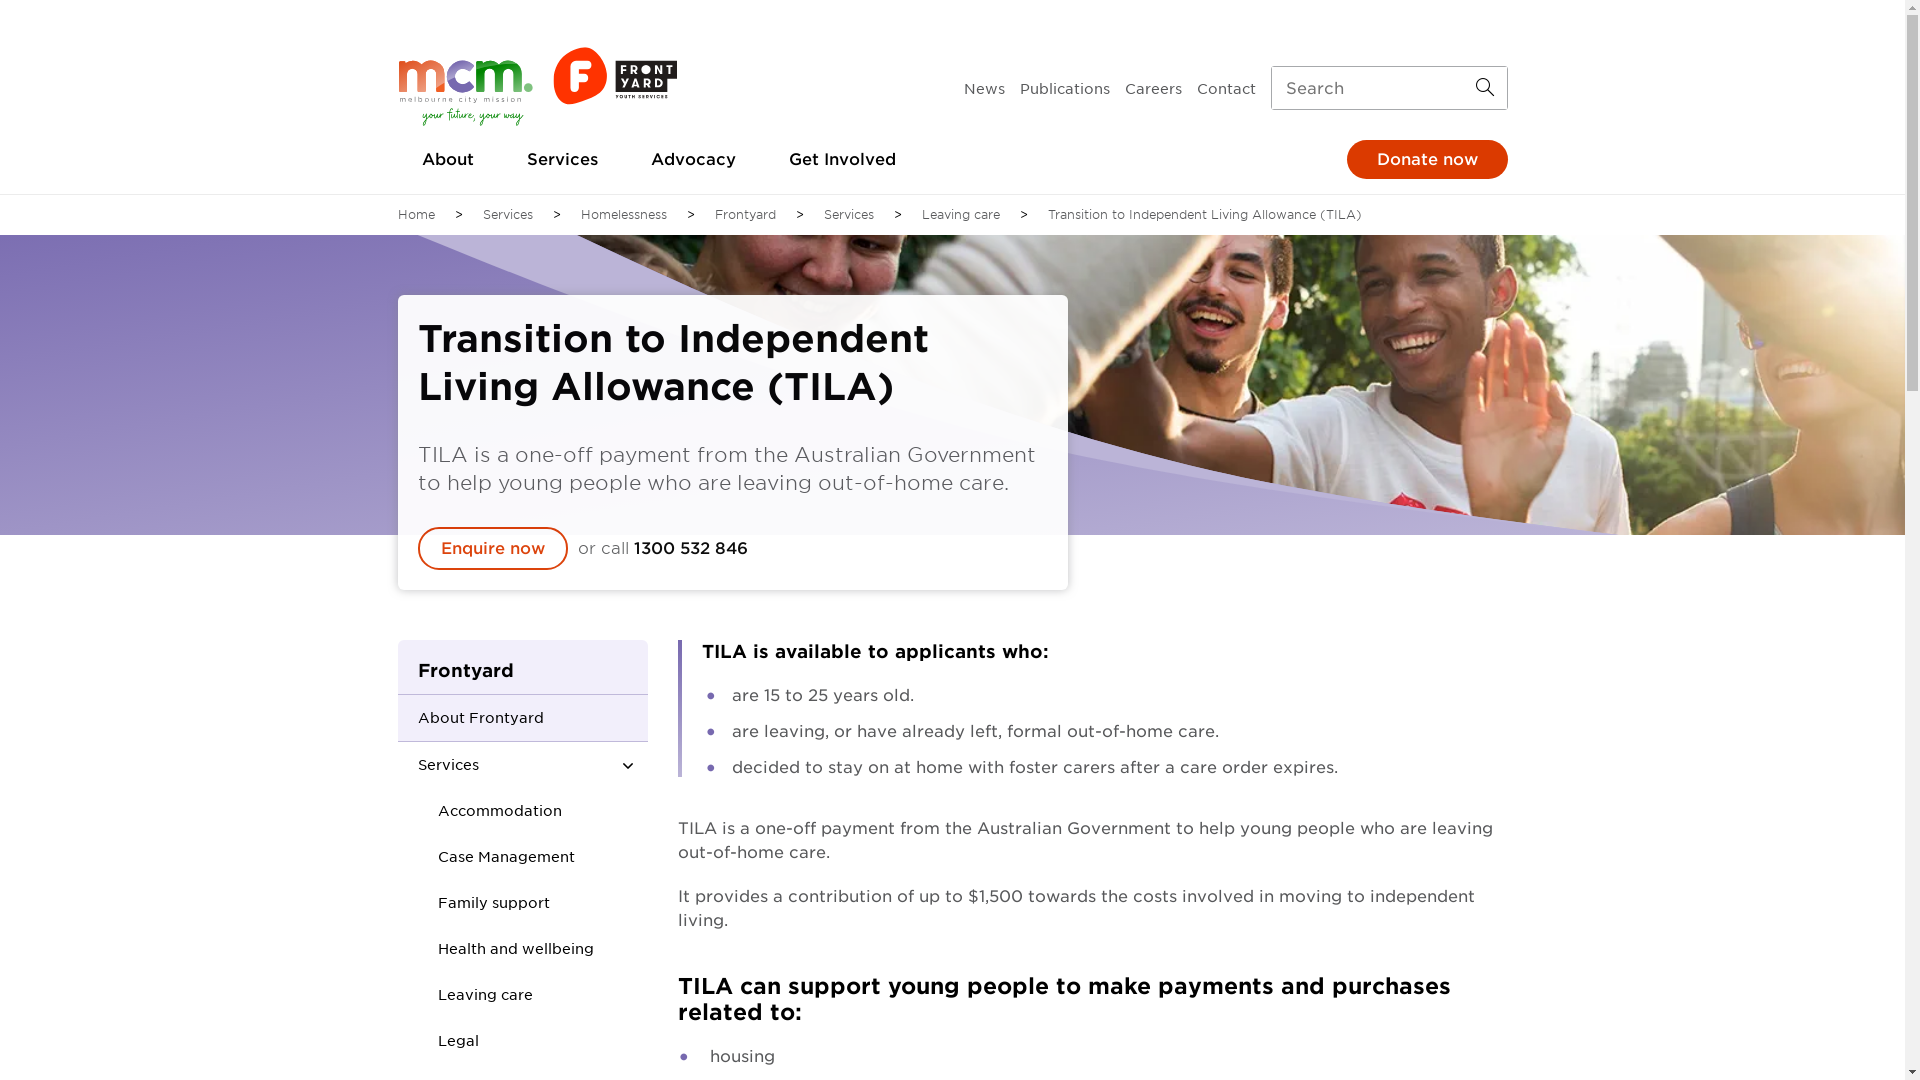  I want to click on 'Home', so click(398, 215).